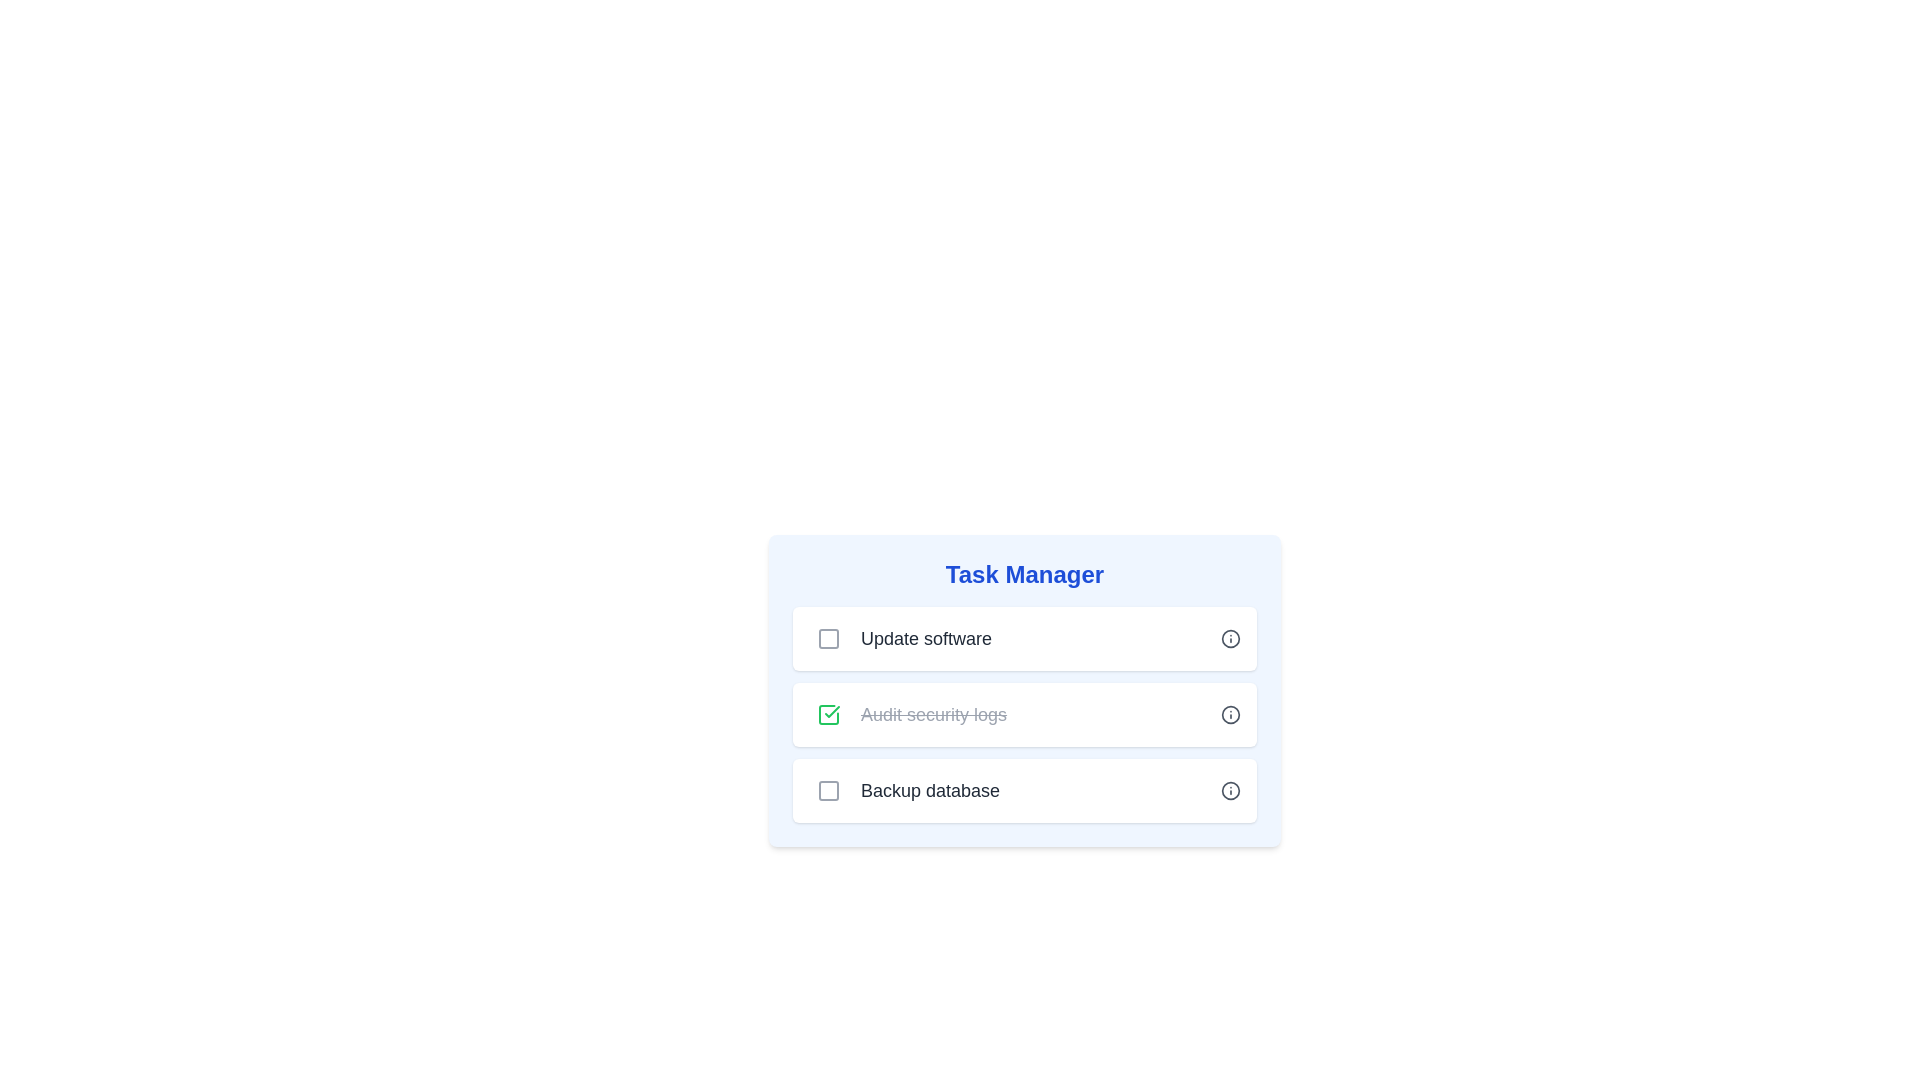 The image size is (1920, 1080). I want to click on the circular vector graphic element located to the right of the 'Update software' text in the task manager interface, so click(1229, 789).